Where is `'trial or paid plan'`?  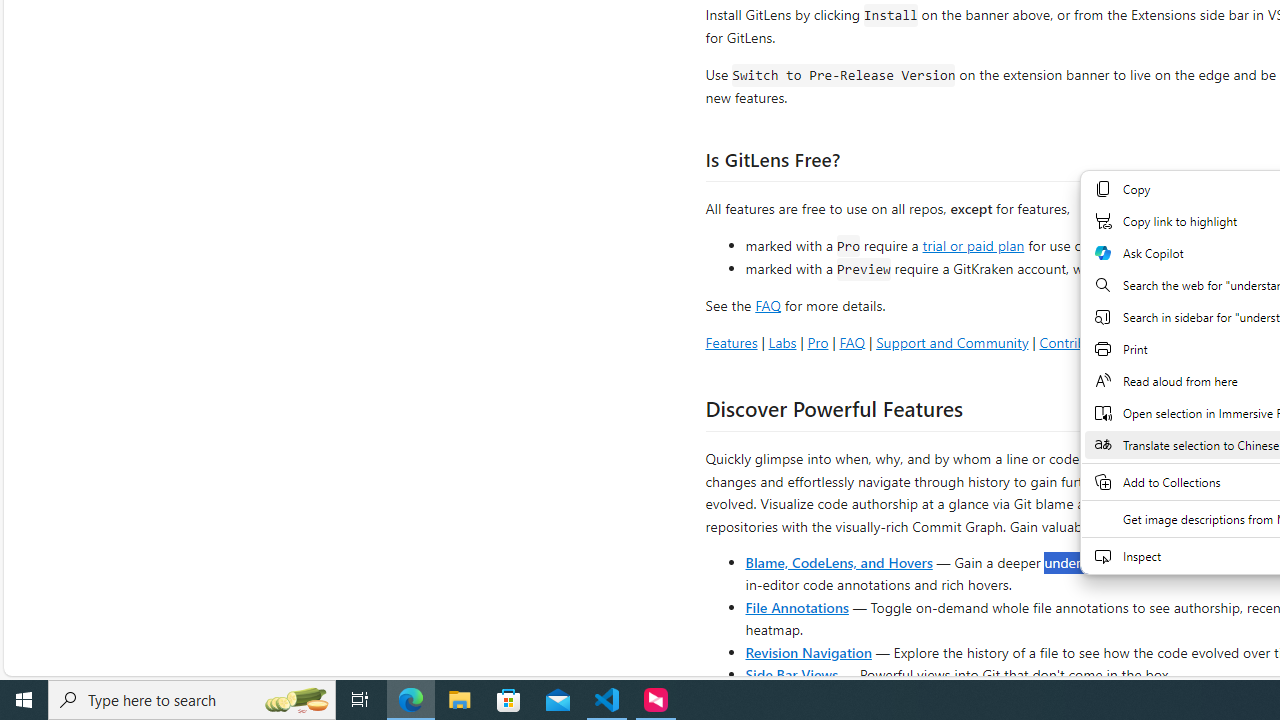 'trial or paid plan' is located at coordinates (973, 243).